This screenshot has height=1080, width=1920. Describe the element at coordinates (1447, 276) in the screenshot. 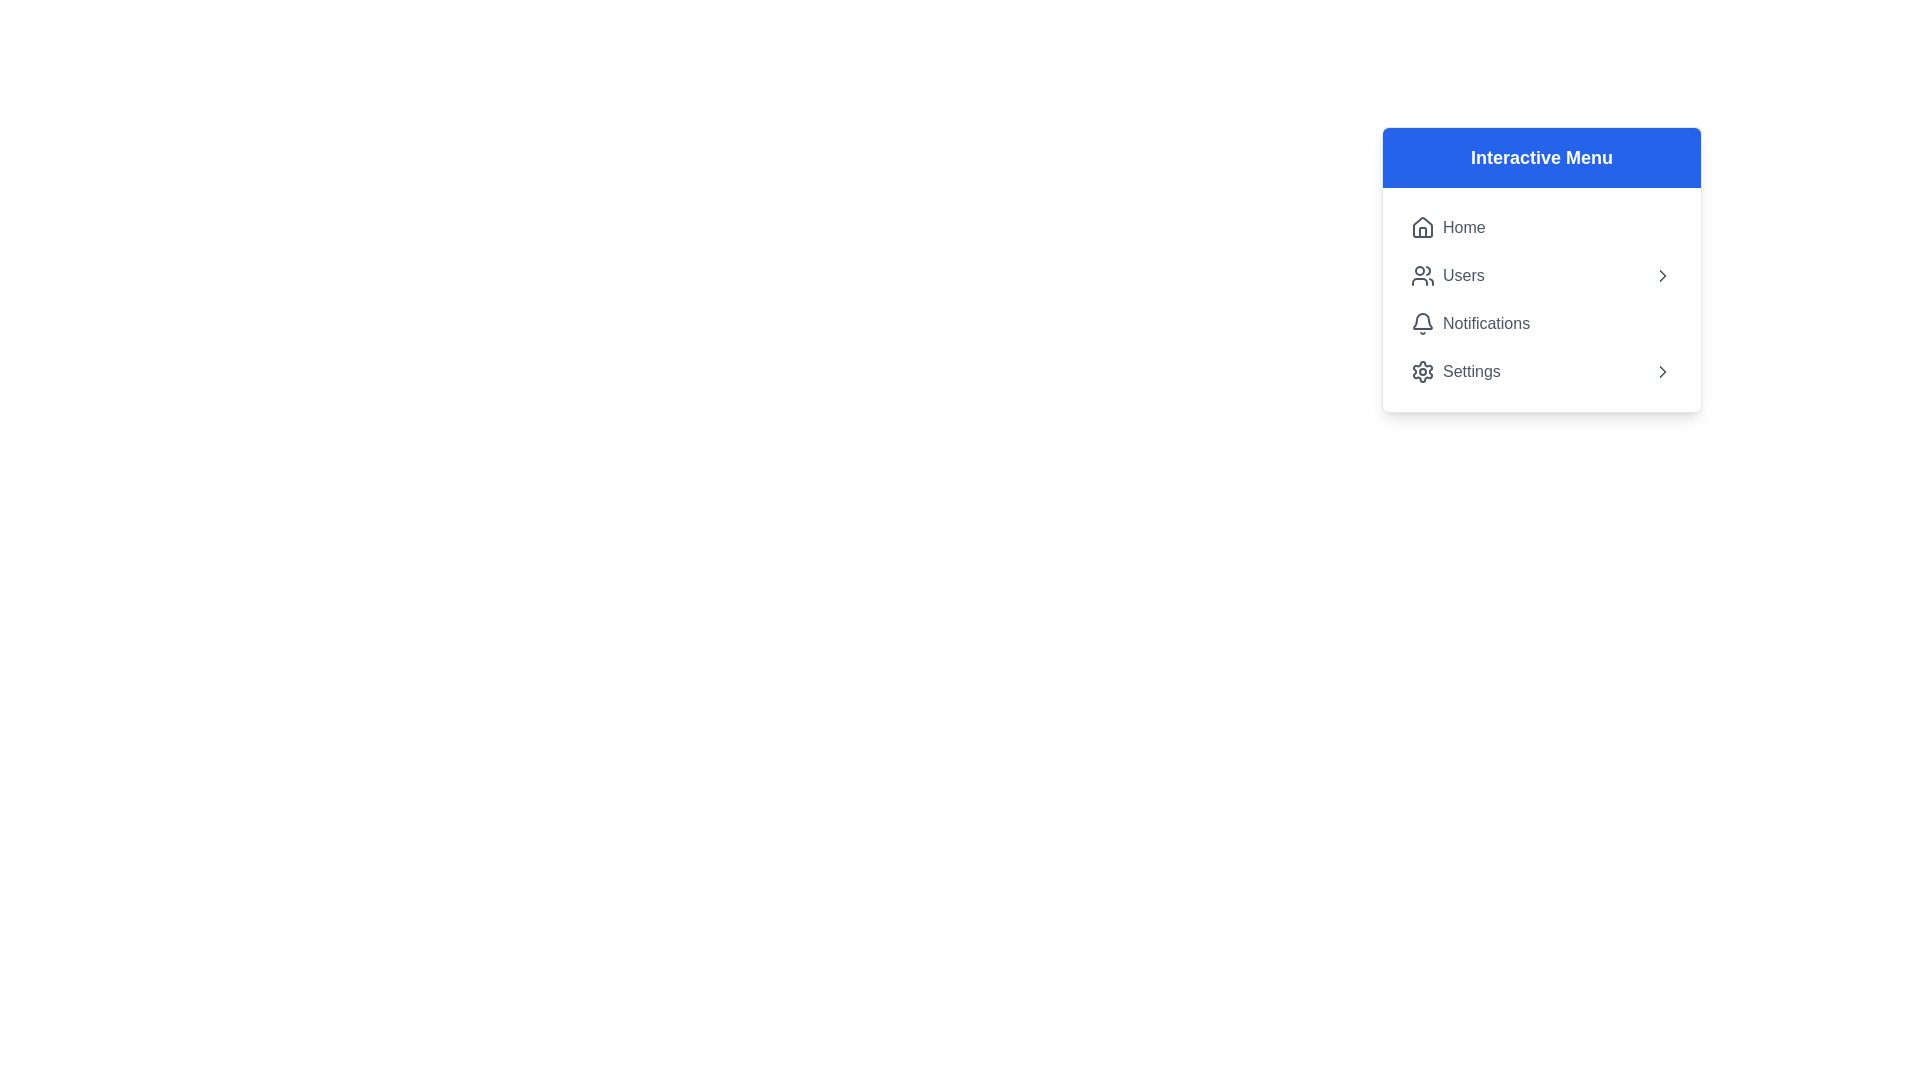

I see `the 'Users' text with icon label in the interactive menu` at that location.